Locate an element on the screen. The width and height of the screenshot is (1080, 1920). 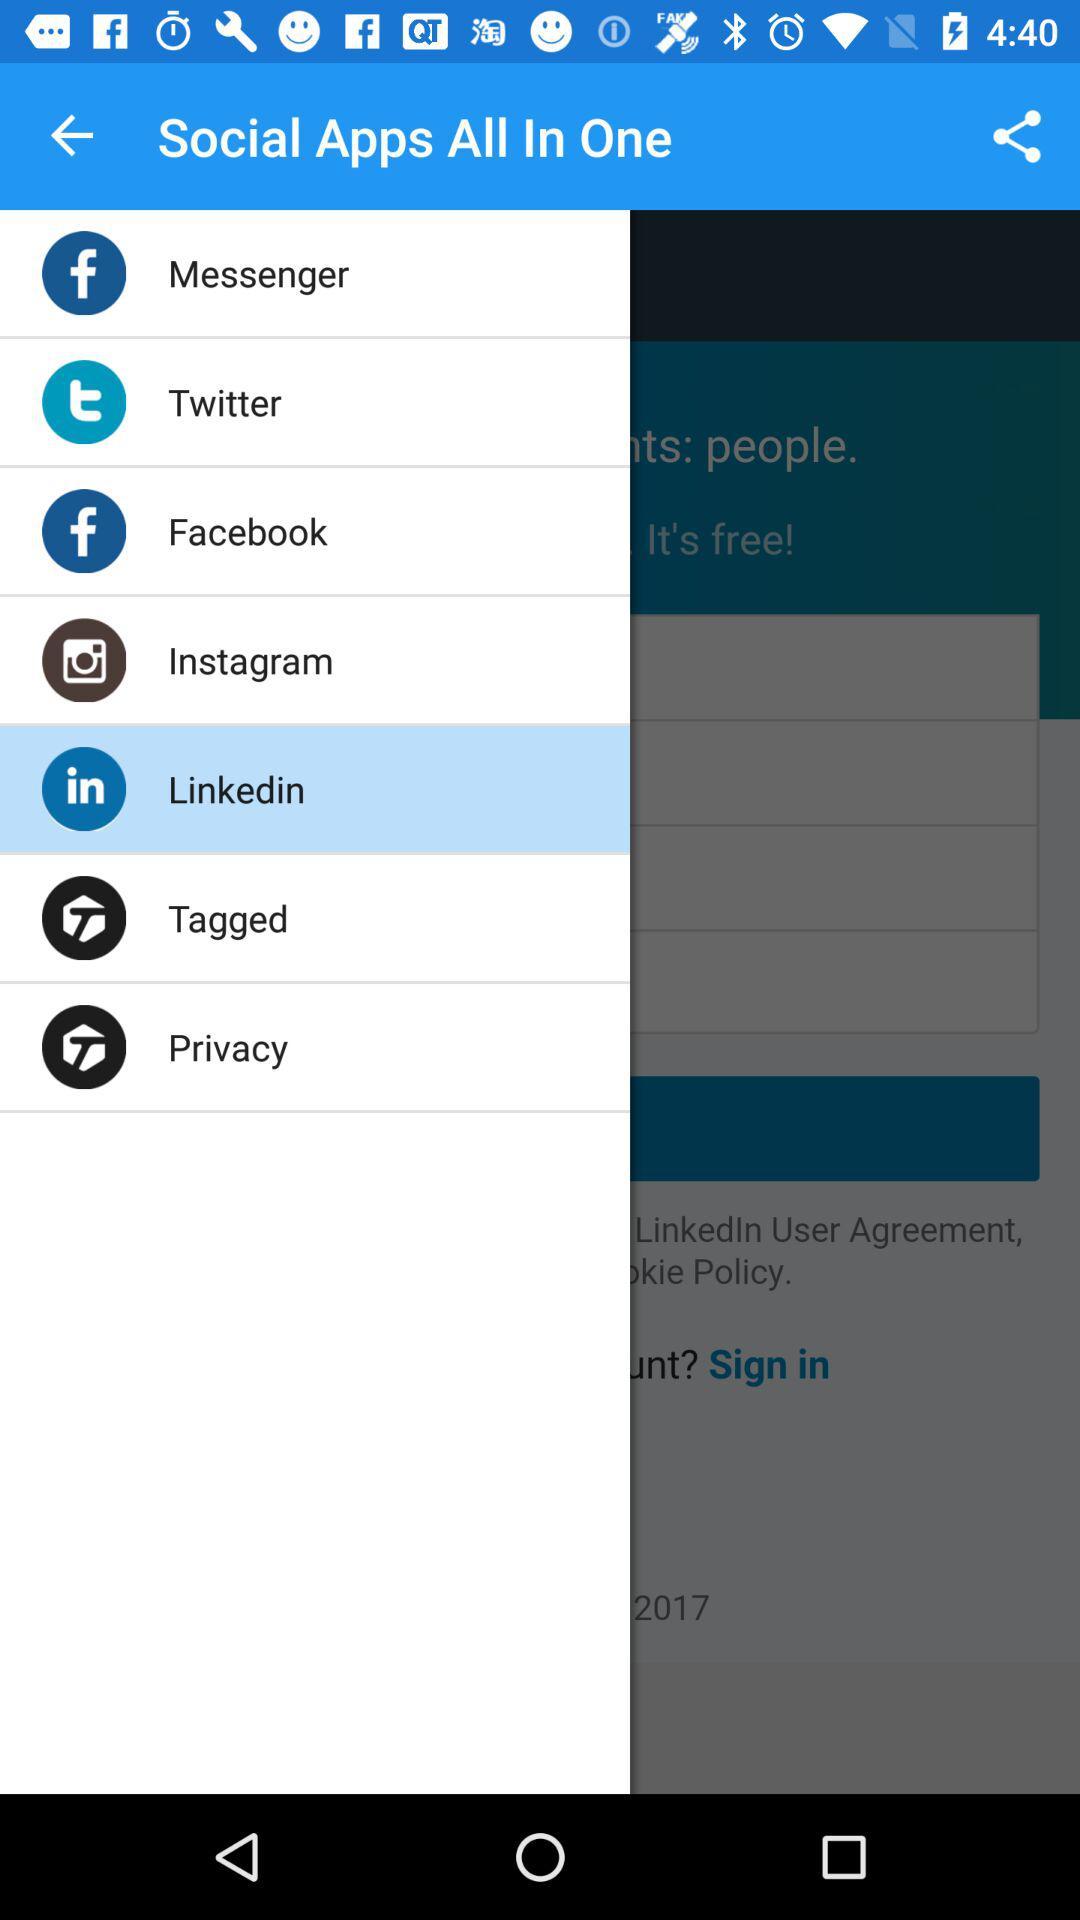
item at the center is located at coordinates (540, 935).